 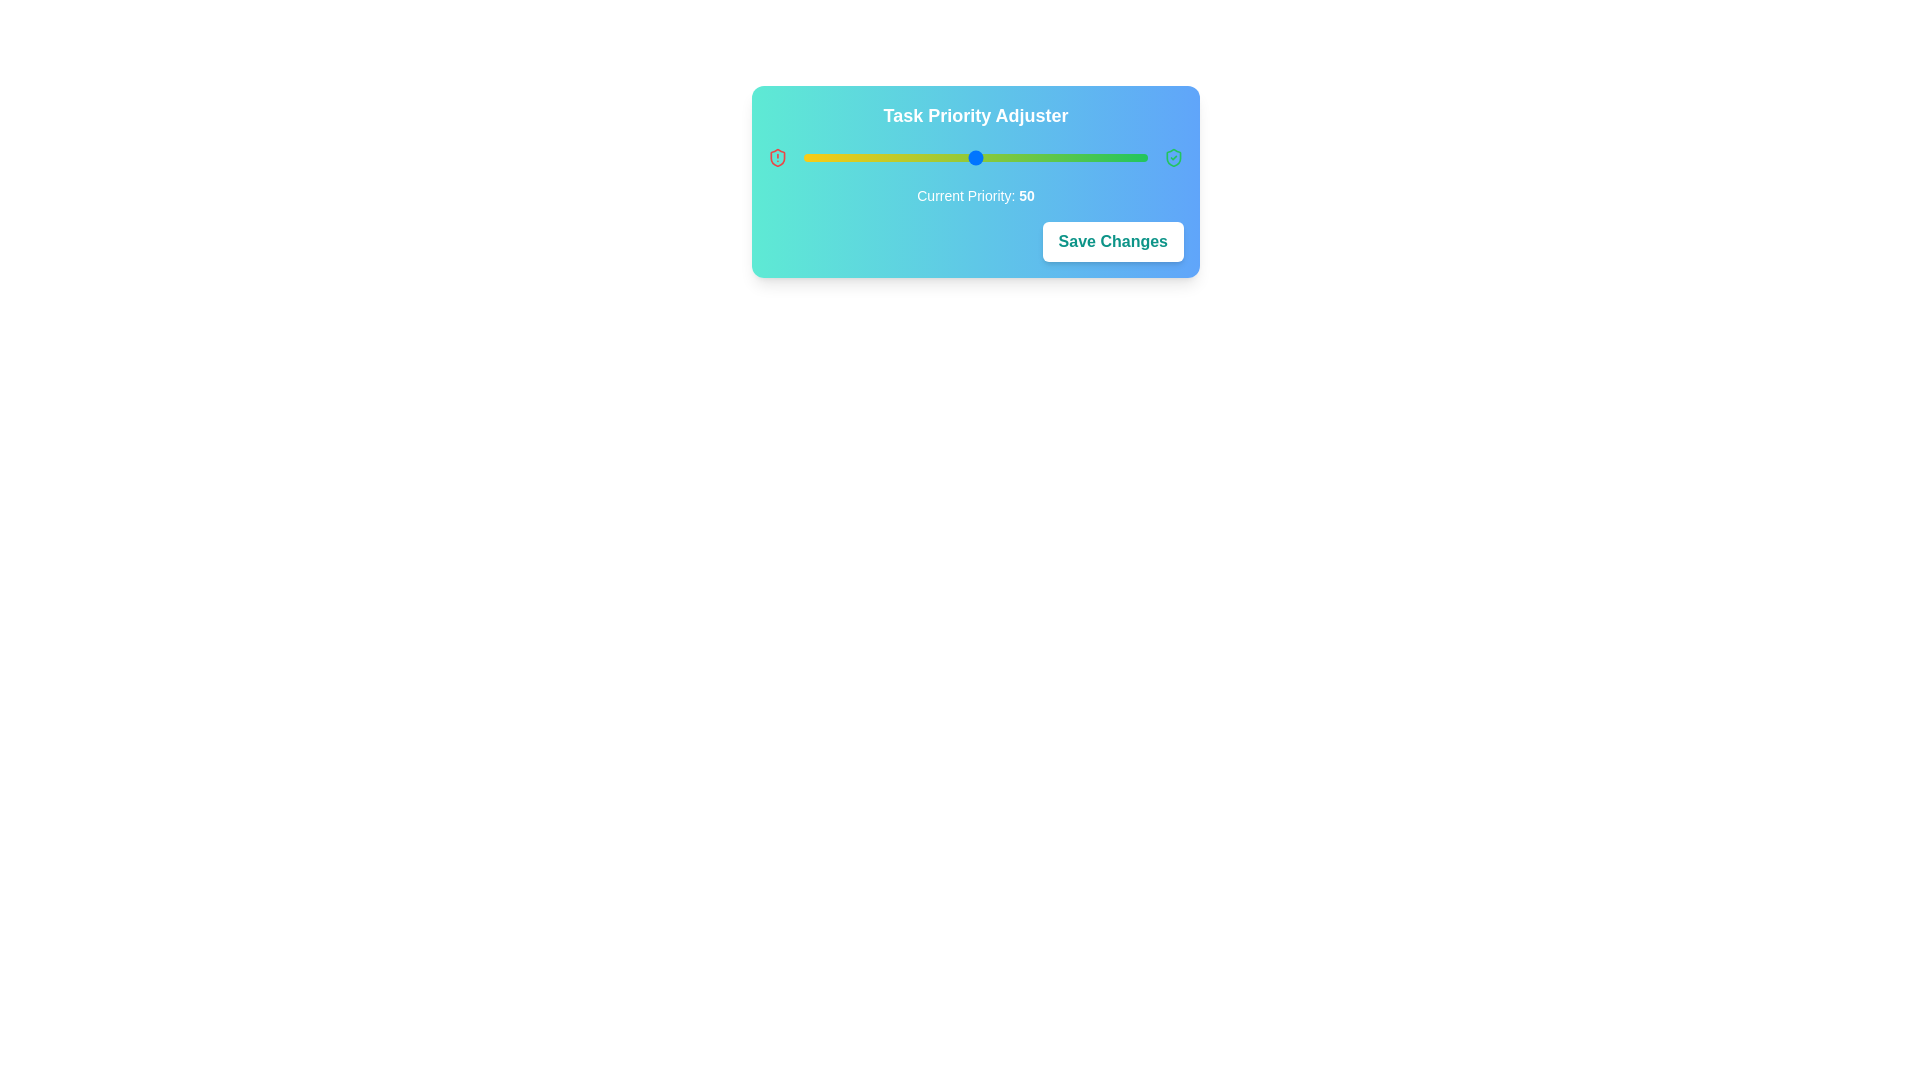 I want to click on the priority slider to 16 by clicking on the slider track, so click(x=859, y=157).